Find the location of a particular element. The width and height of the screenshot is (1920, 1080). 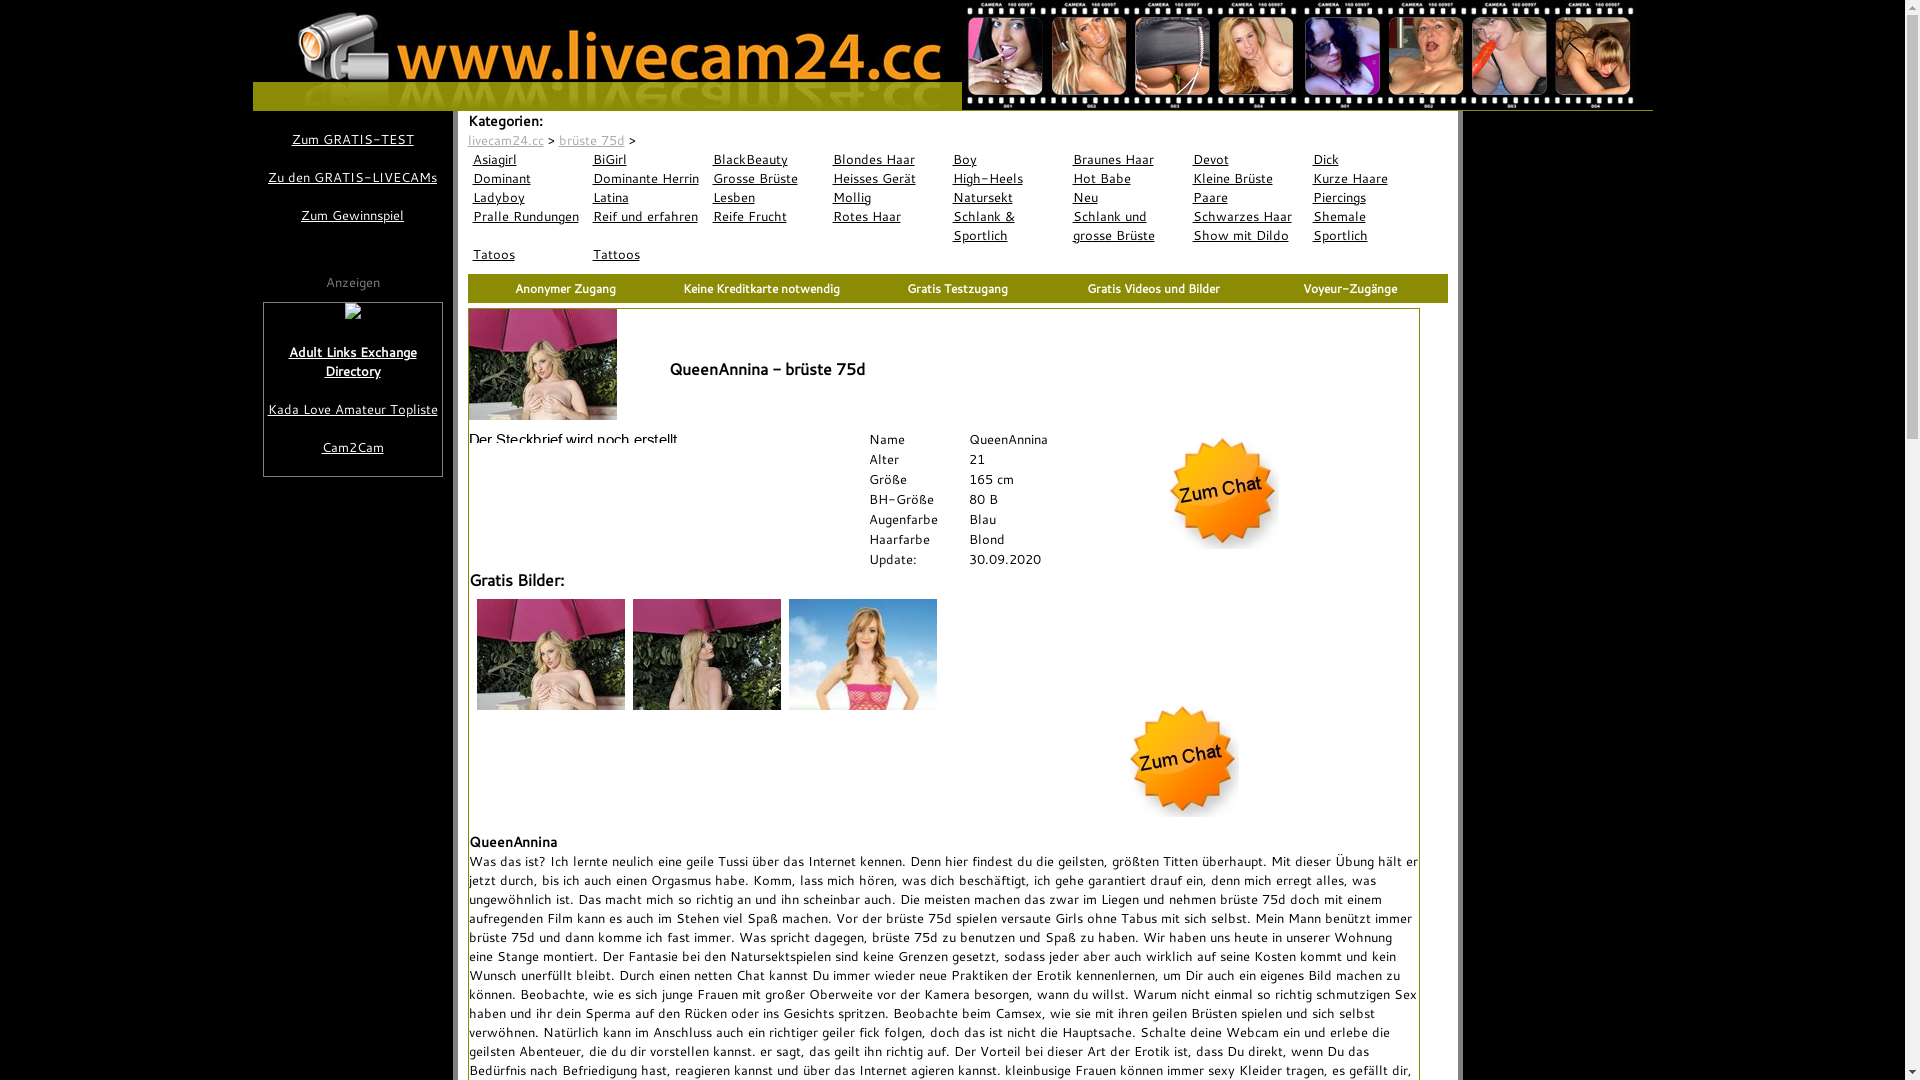

'Dominant' is located at coordinates (528, 177).